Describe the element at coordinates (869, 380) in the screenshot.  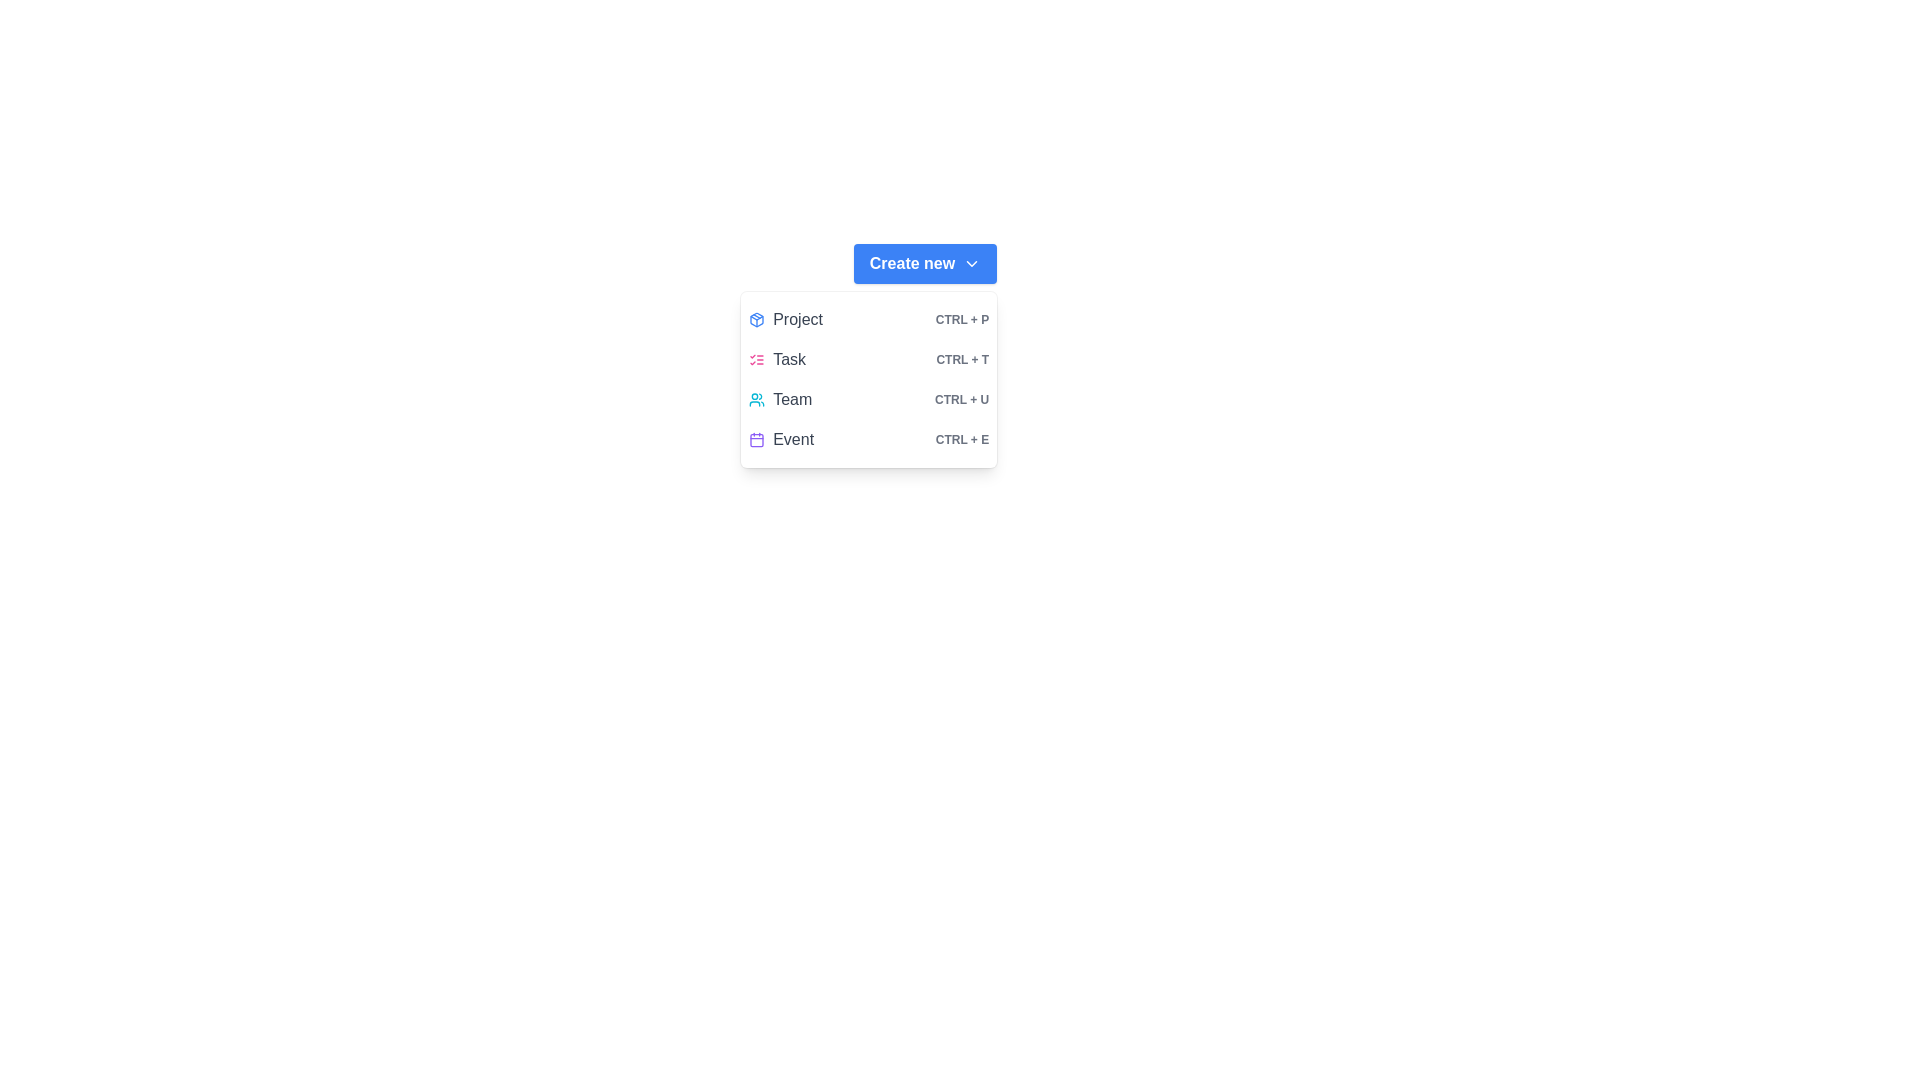
I see `the third item in the dropdown menu, which has a white background and rounded corners` at that location.